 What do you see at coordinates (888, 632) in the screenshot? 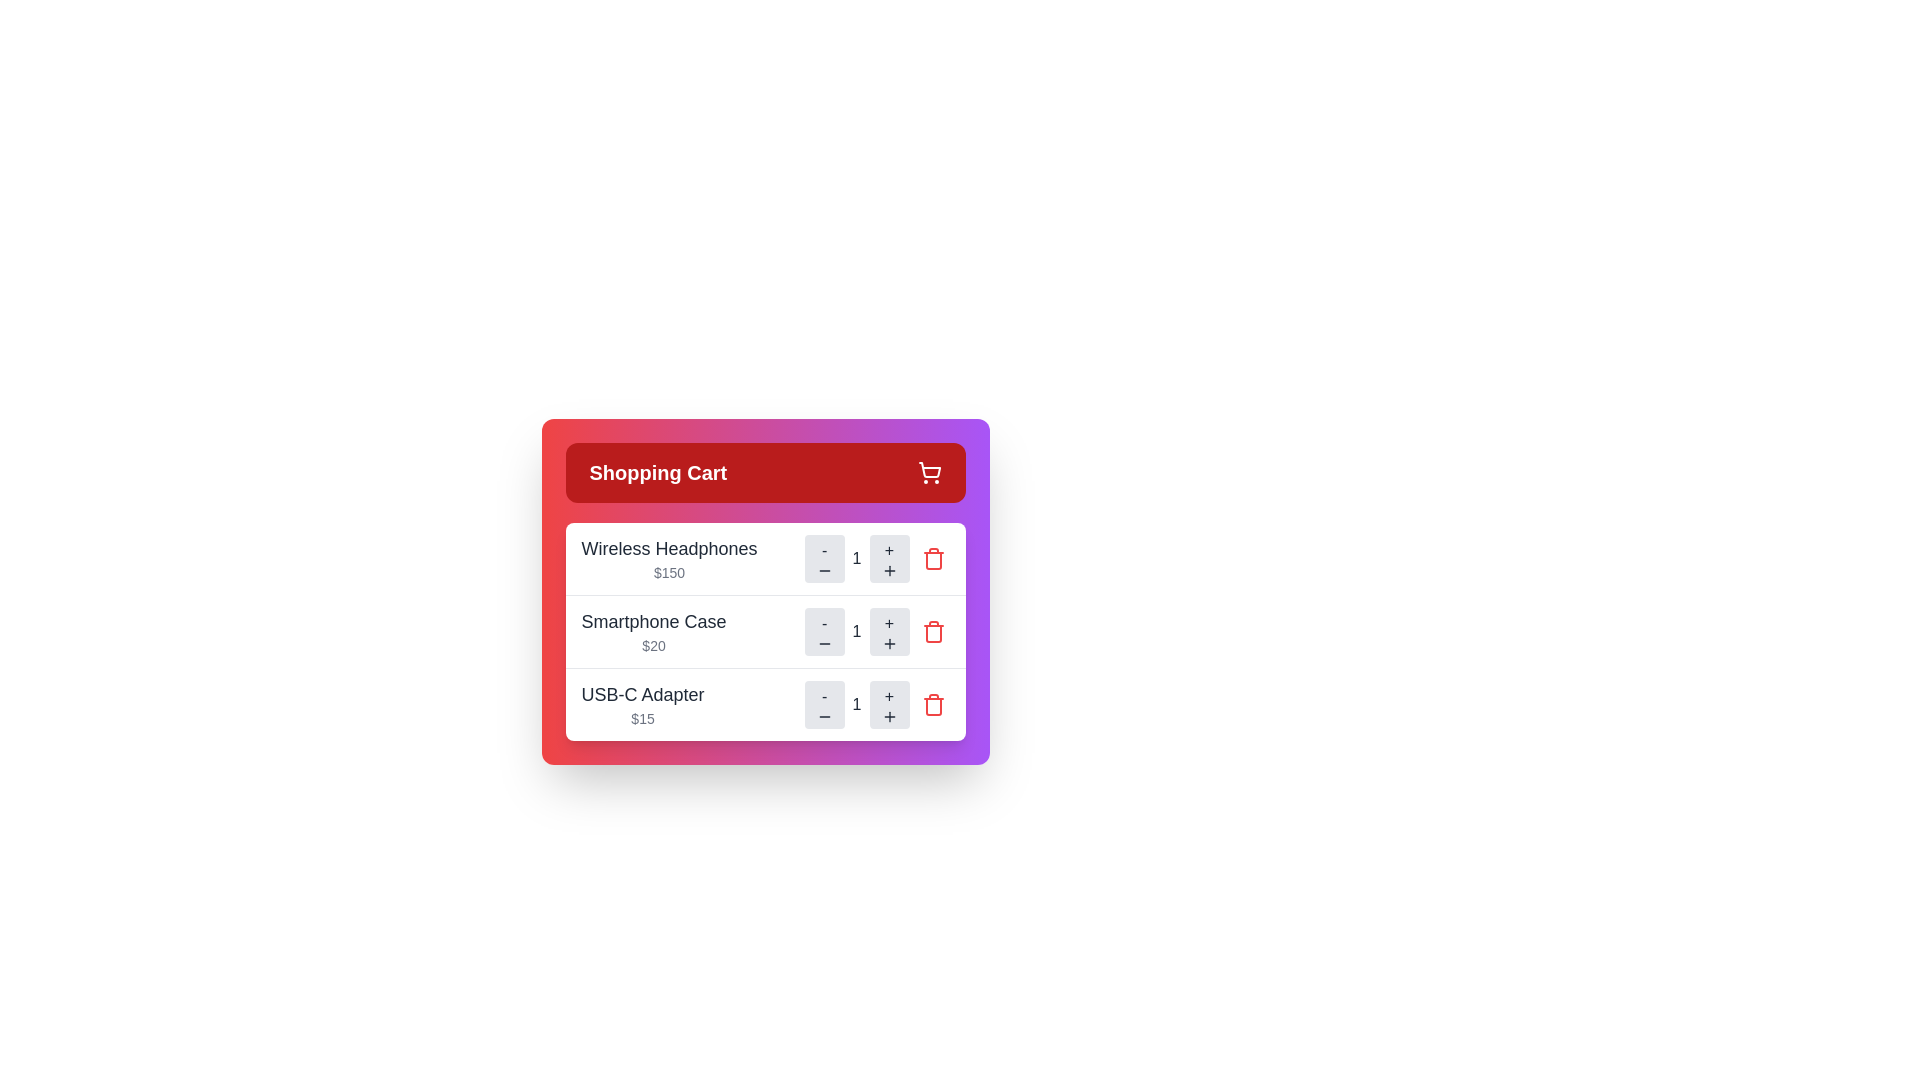
I see `'+' button next to the item specified by Smartphone Case` at bounding box center [888, 632].